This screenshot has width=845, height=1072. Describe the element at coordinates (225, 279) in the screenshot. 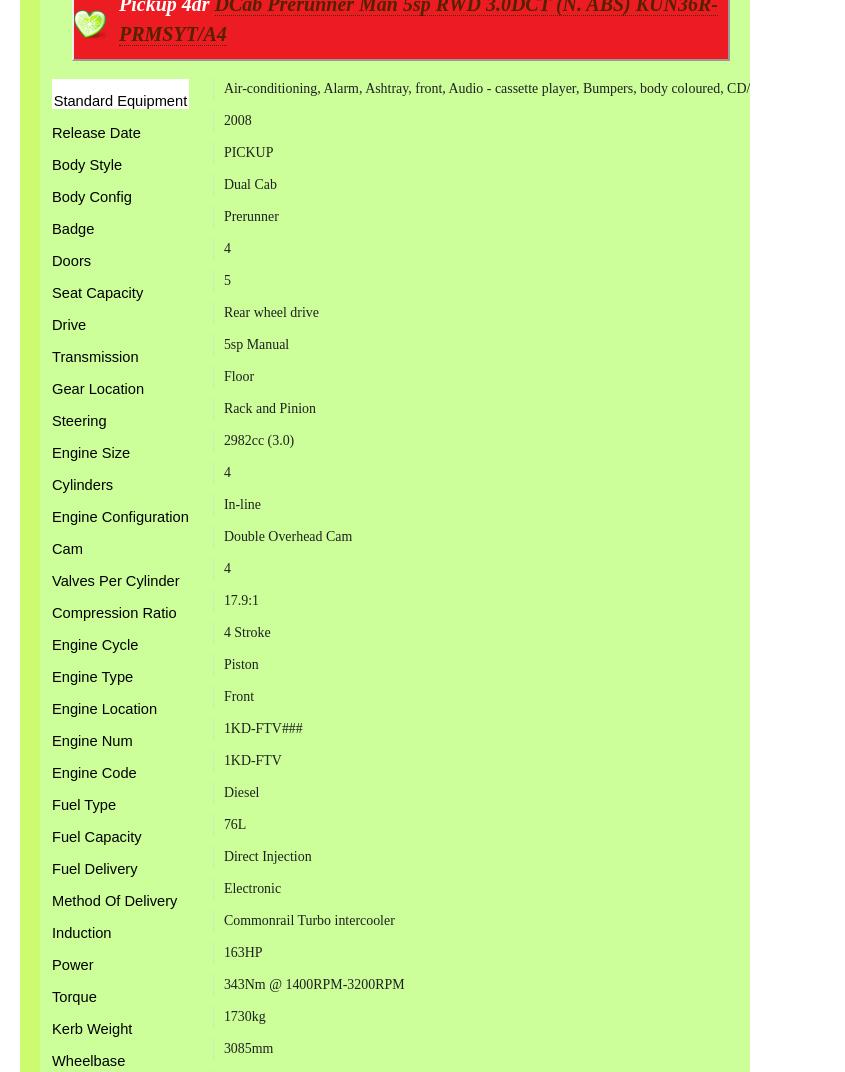

I see `'5'` at that location.